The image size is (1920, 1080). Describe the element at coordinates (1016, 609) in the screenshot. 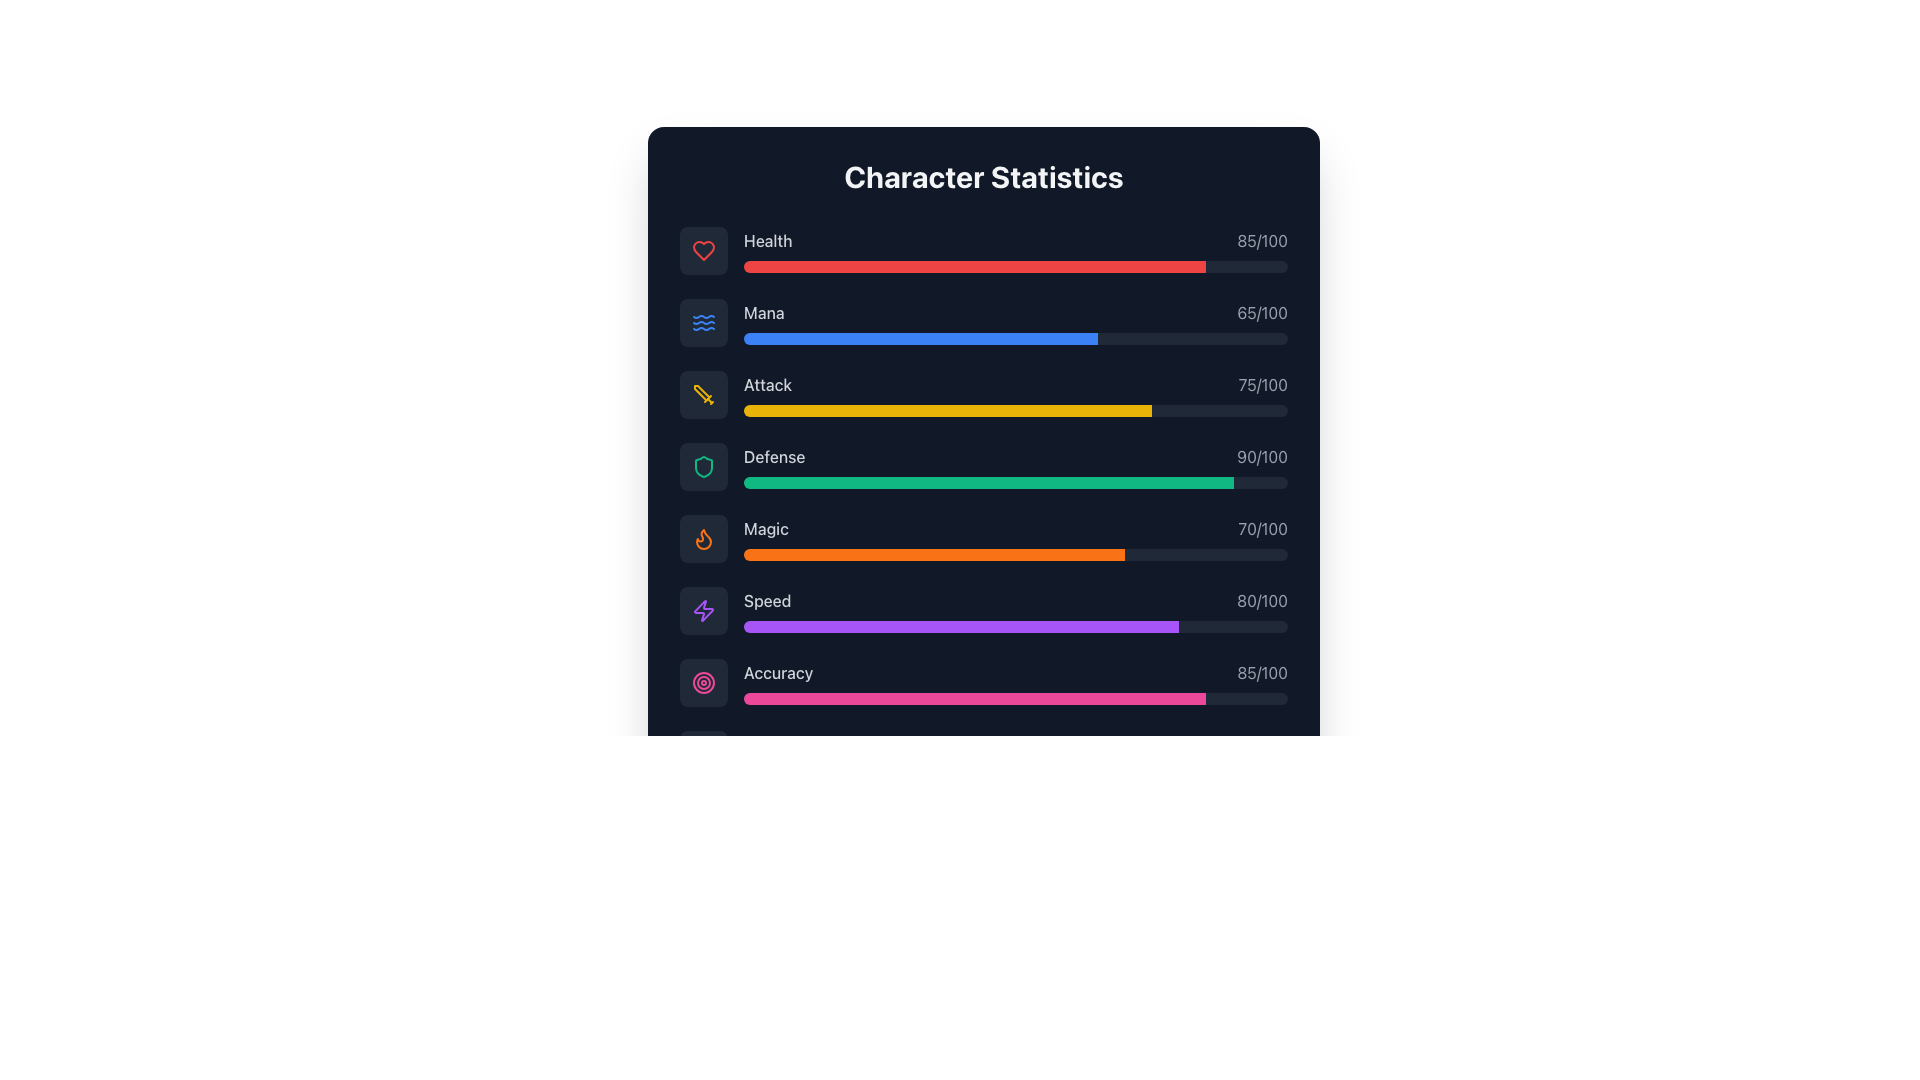

I see `the 'Speed' progress bar located in the 'Character Statistics' section, which is the fifth item in the vertical list of stat bars` at that location.